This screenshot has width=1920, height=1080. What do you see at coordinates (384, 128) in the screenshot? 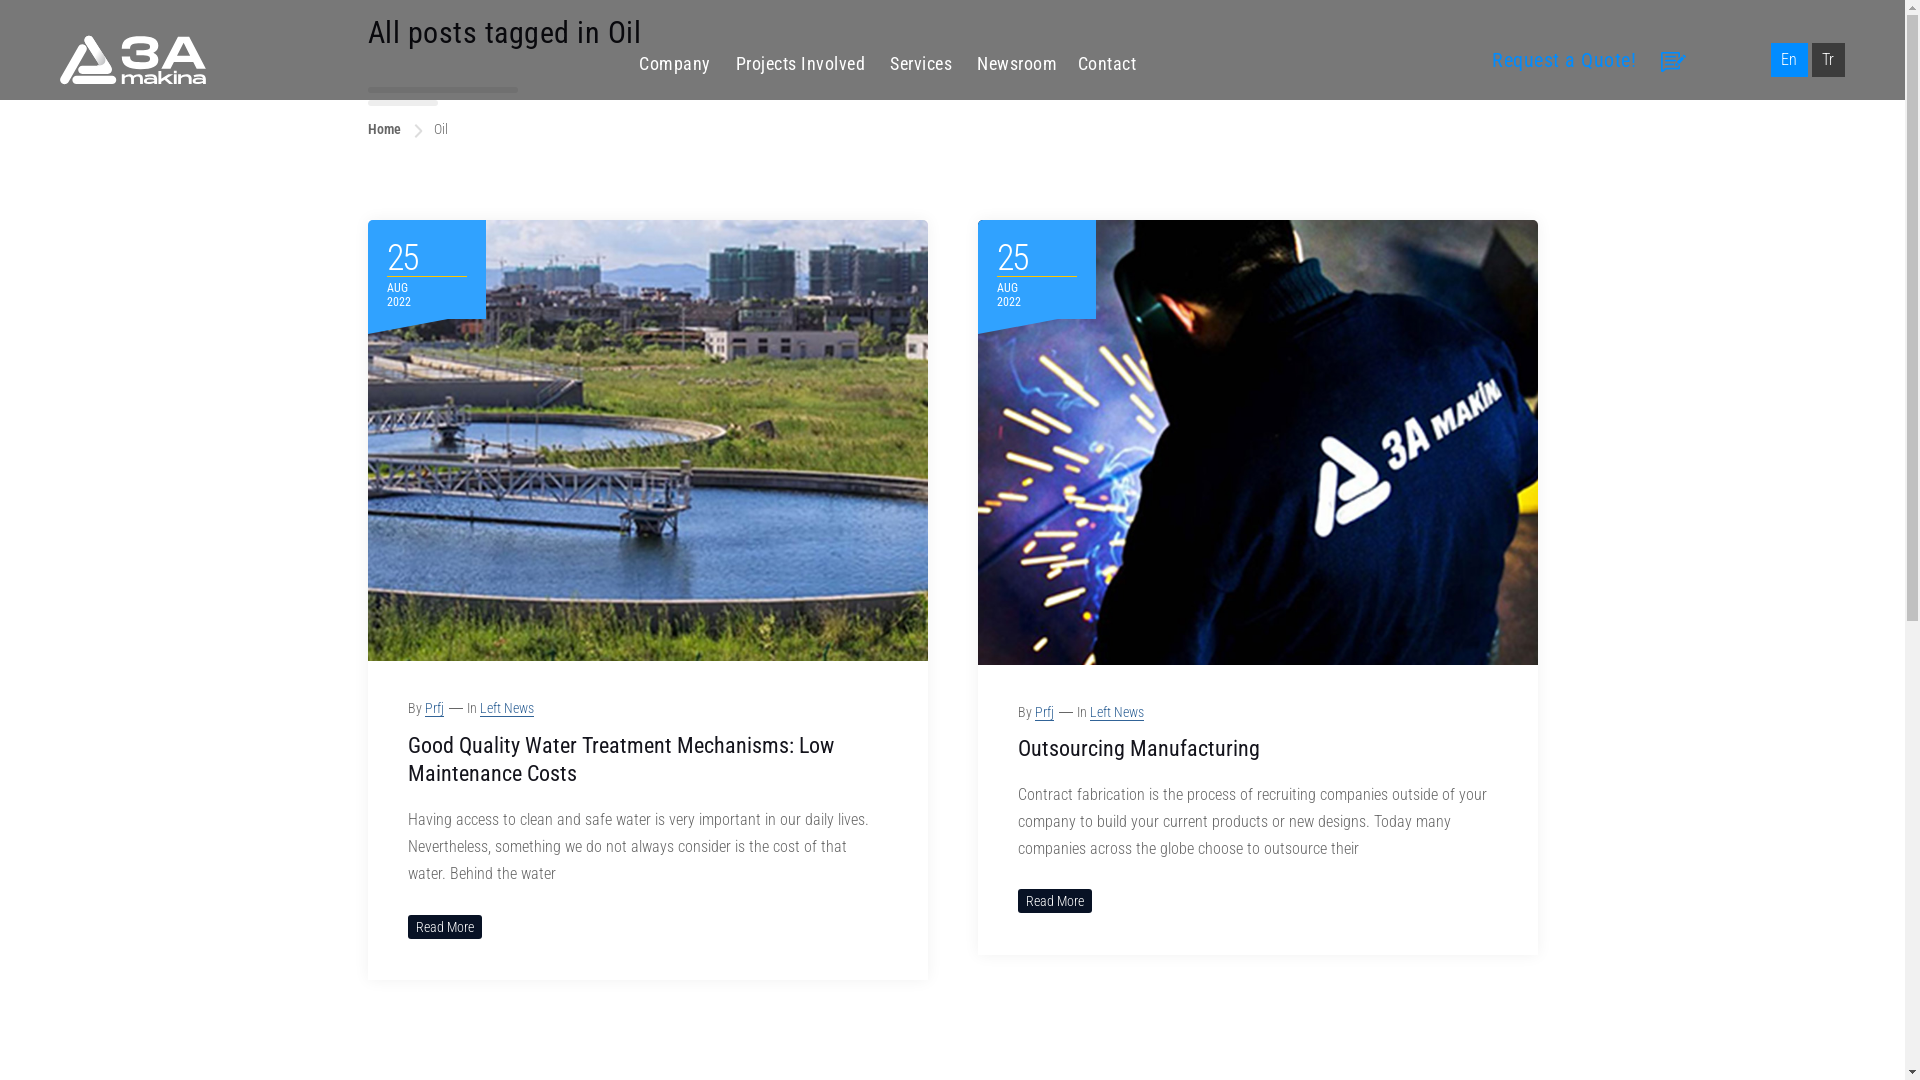
I see `'Home'` at bounding box center [384, 128].